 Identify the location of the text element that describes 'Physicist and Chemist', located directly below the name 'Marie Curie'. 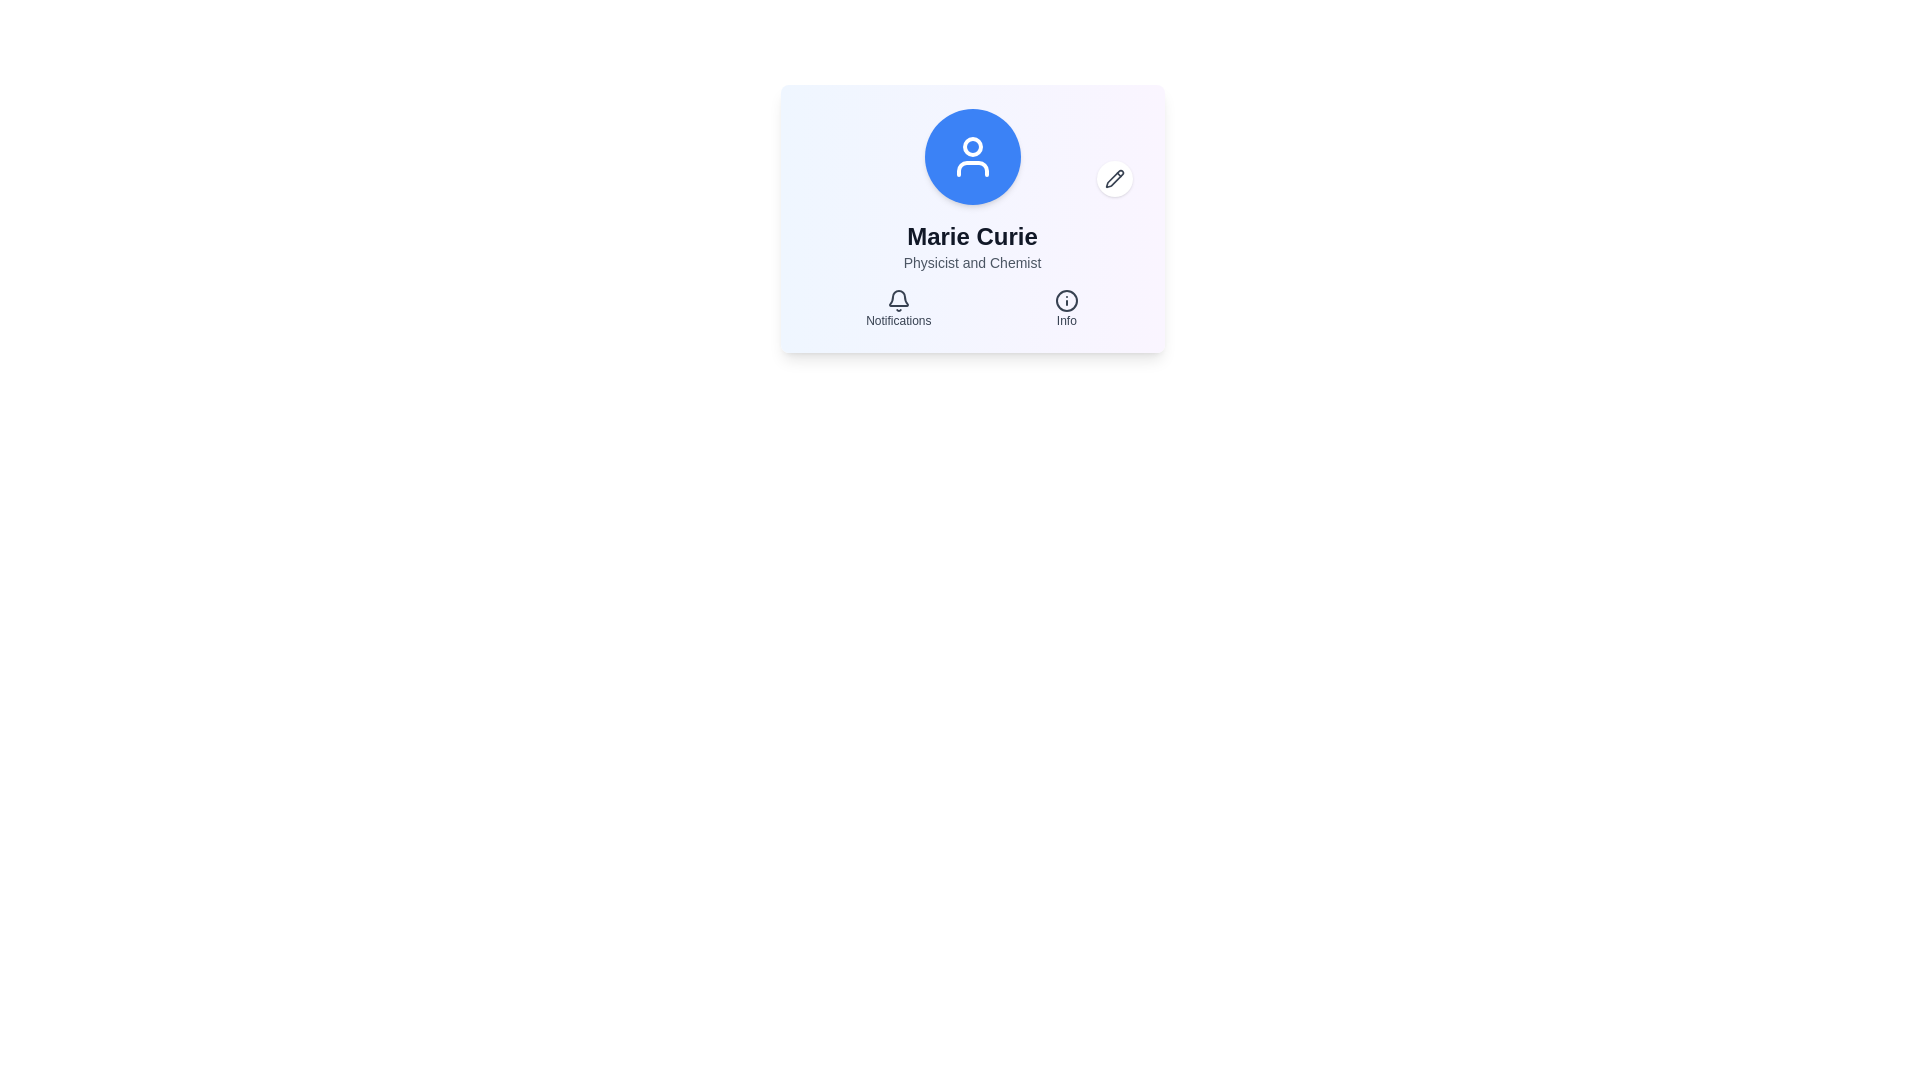
(972, 261).